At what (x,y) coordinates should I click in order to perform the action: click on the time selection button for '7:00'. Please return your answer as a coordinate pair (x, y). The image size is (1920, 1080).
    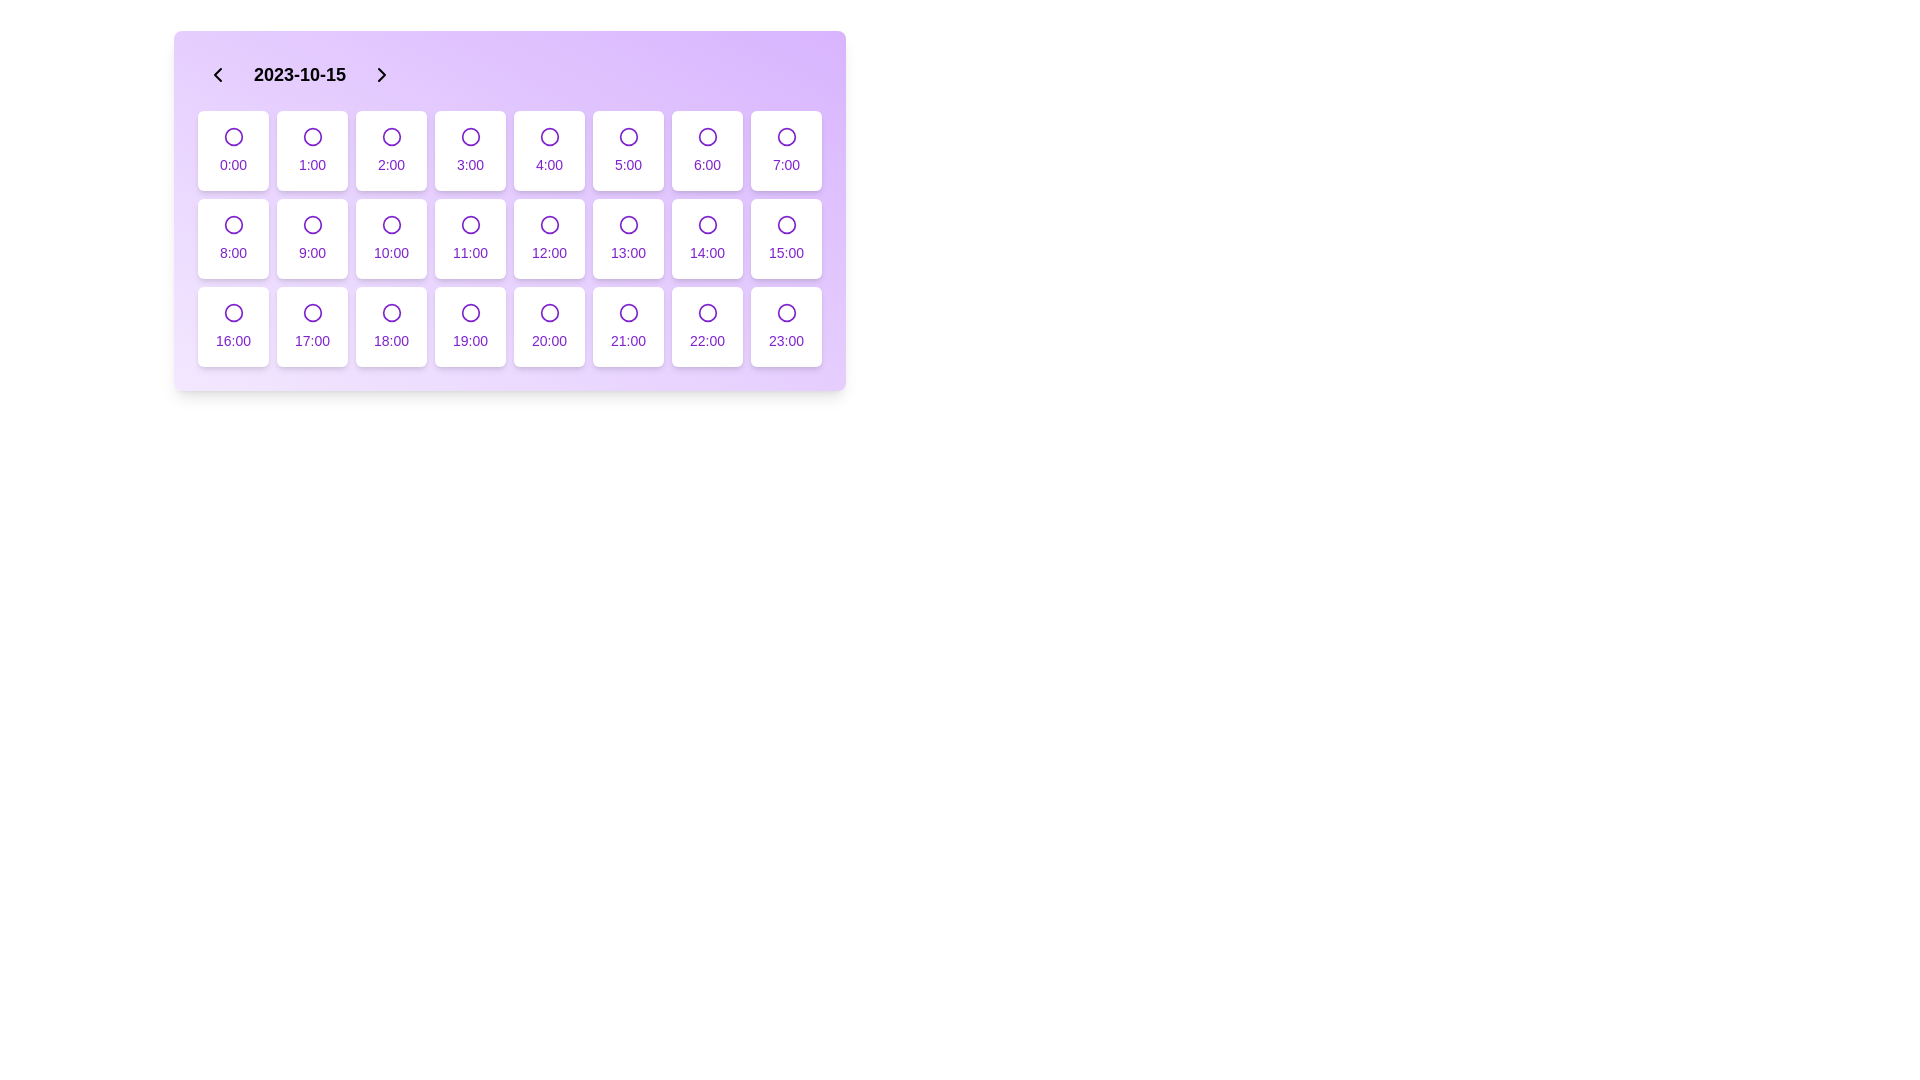
    Looking at the image, I should click on (785, 149).